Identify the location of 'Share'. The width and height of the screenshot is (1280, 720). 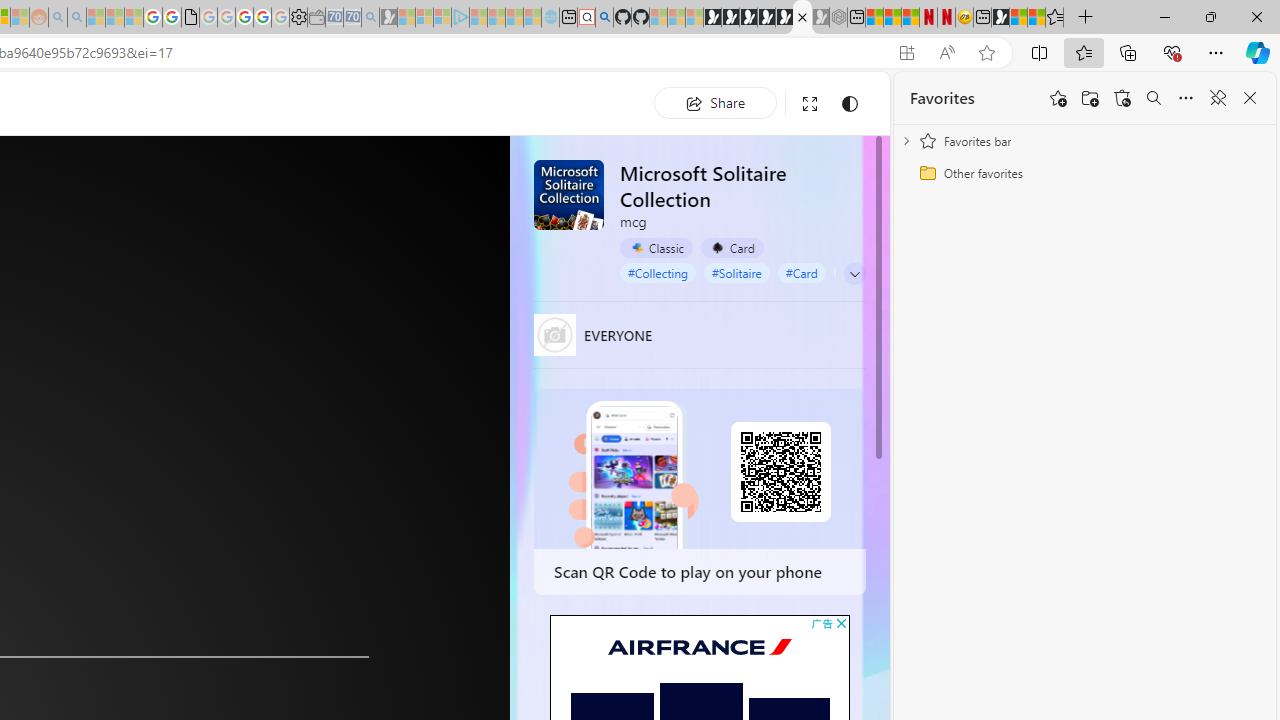
(715, 102).